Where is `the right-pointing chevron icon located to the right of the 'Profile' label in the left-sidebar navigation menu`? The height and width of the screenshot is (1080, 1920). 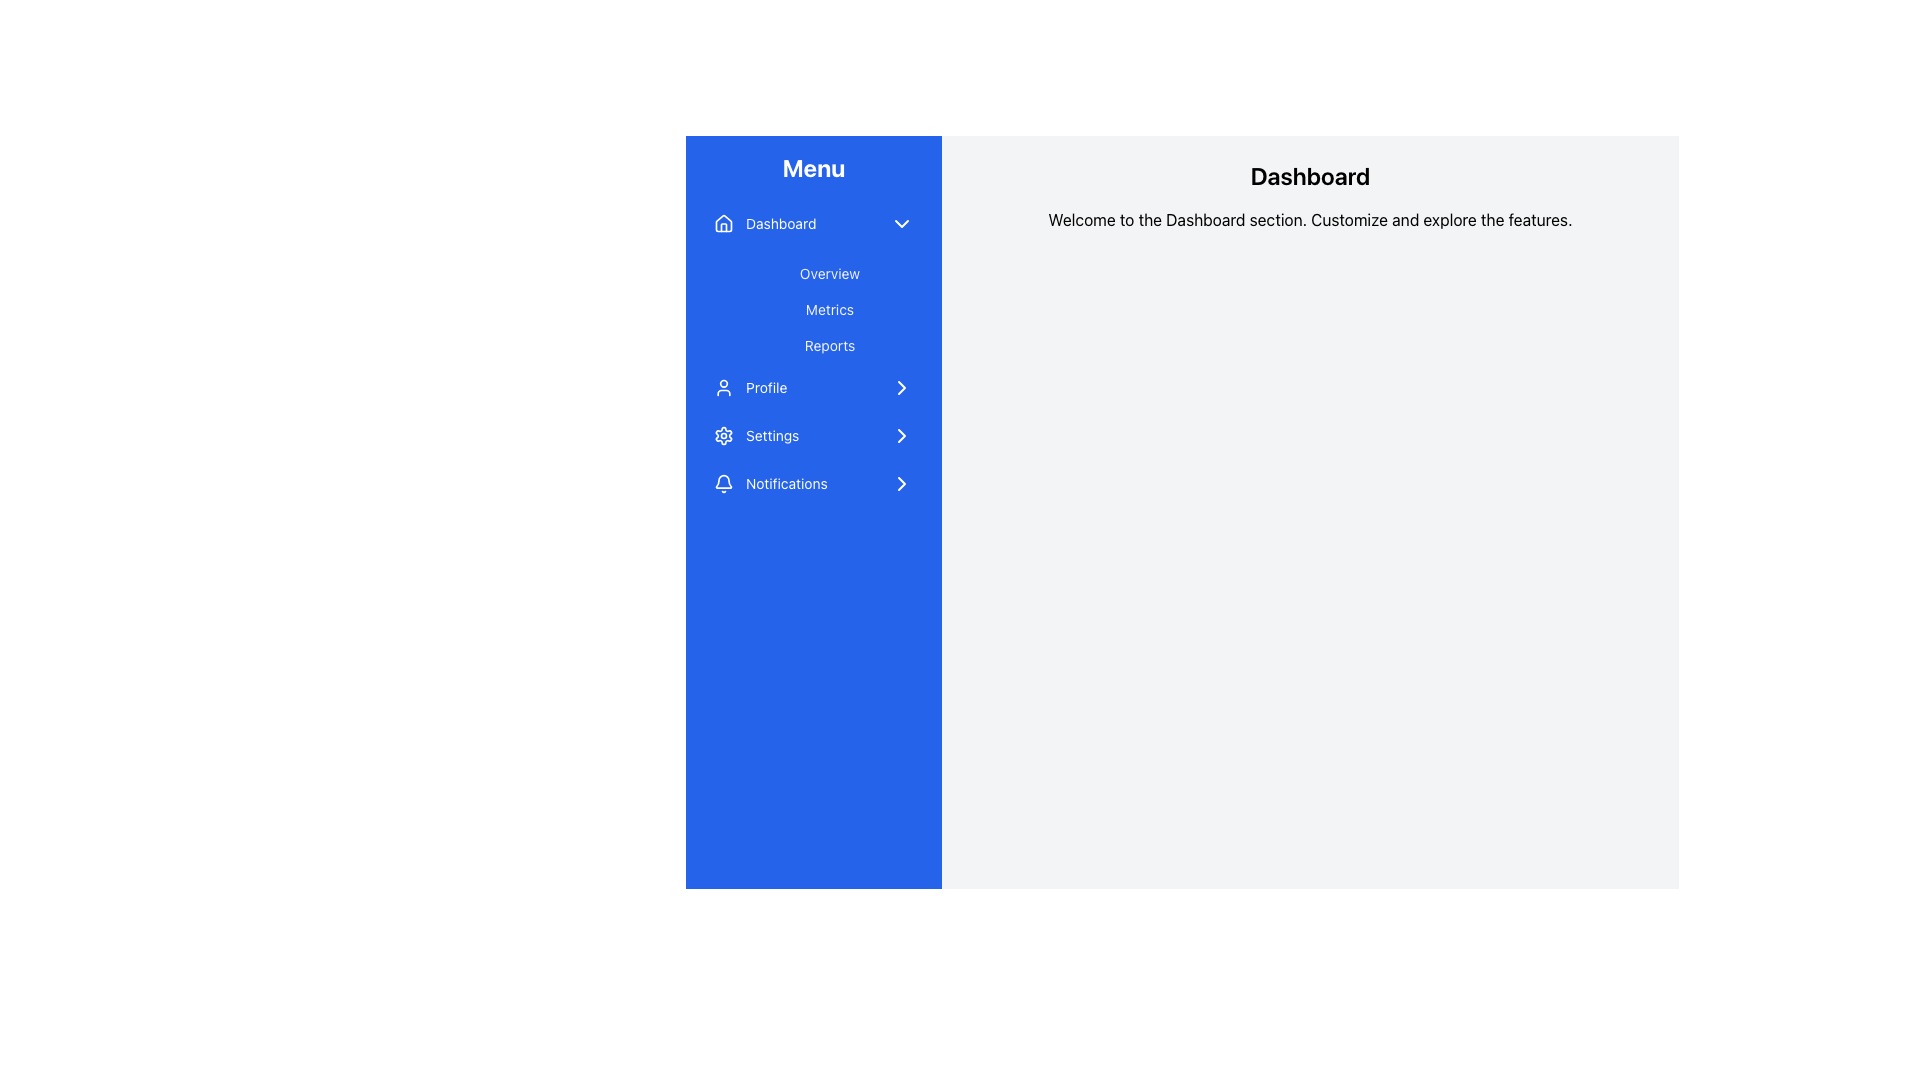 the right-pointing chevron icon located to the right of the 'Profile' label in the left-sidebar navigation menu is located at coordinates (901, 388).